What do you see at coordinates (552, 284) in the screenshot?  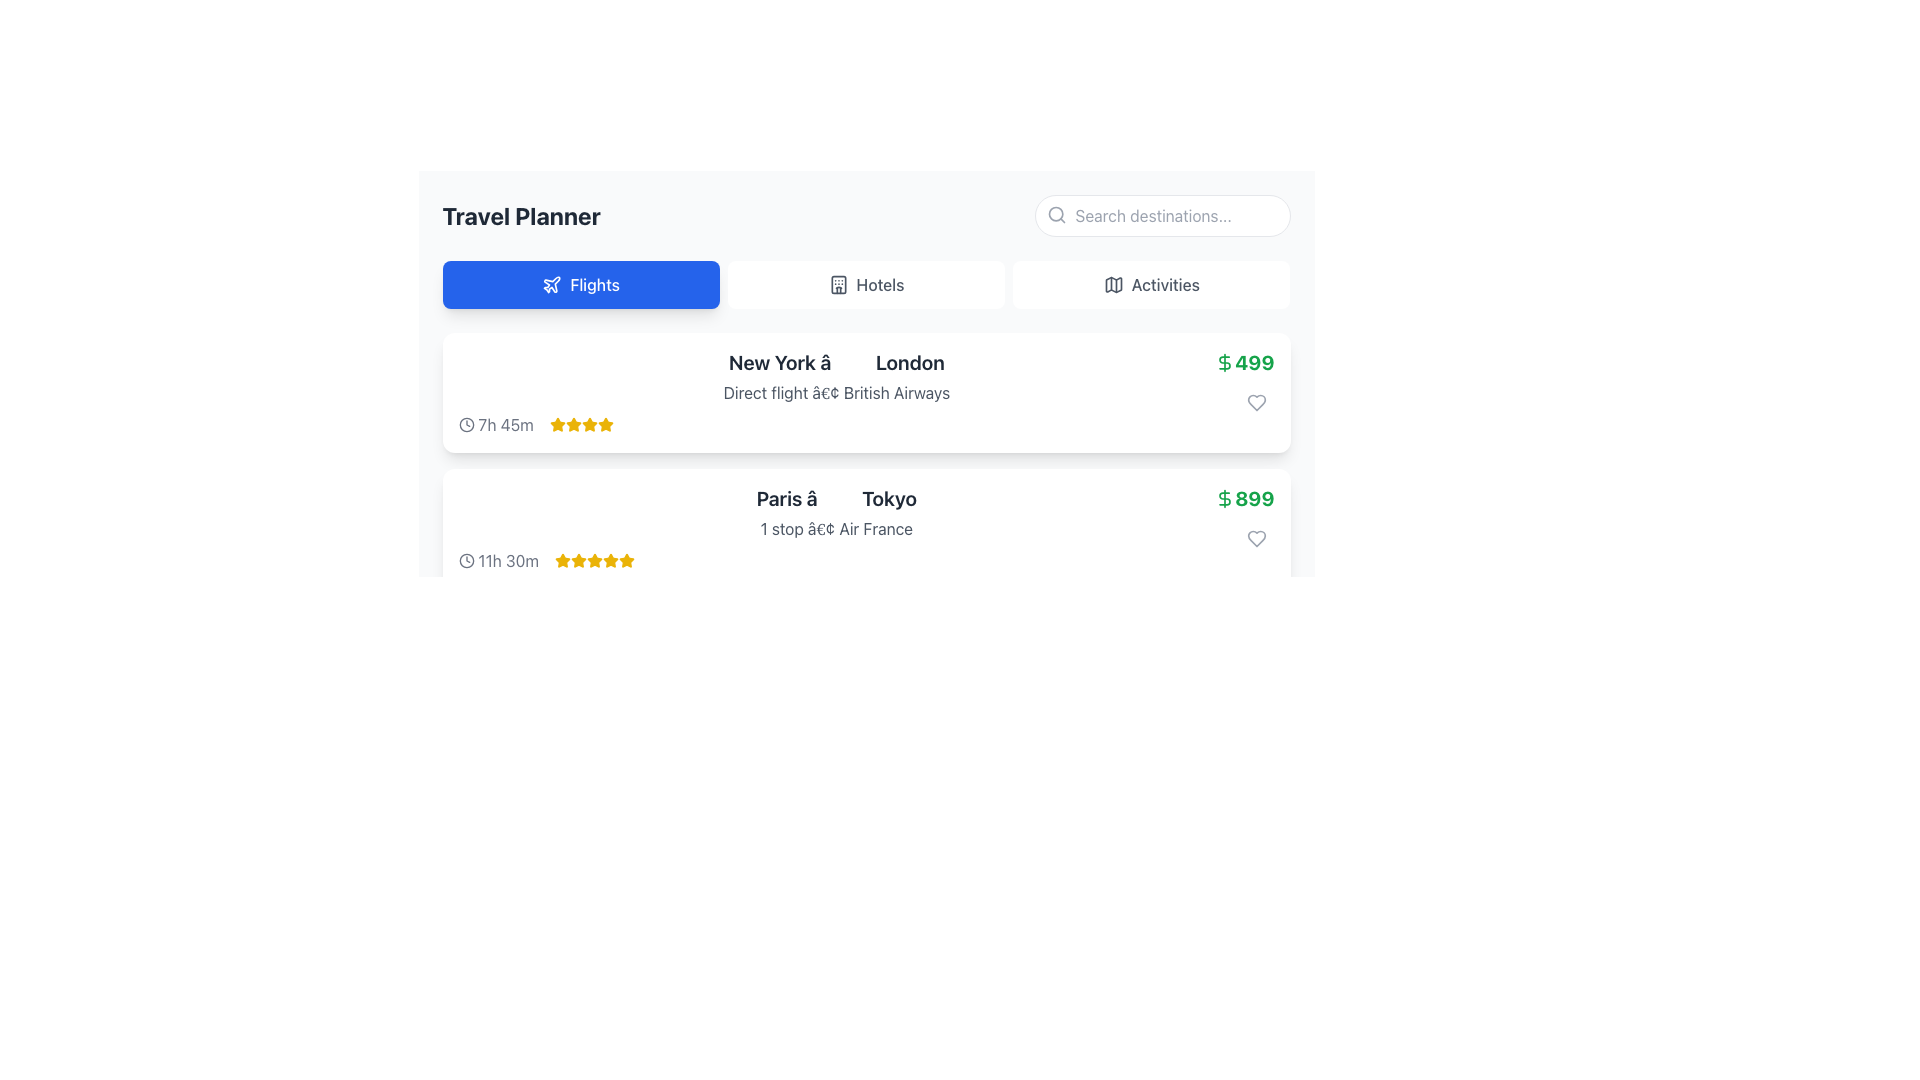 I see `the airplane icon within the 'Flights' button in the navigation bar, which is designed in SVG style and has a blue background` at bounding box center [552, 284].